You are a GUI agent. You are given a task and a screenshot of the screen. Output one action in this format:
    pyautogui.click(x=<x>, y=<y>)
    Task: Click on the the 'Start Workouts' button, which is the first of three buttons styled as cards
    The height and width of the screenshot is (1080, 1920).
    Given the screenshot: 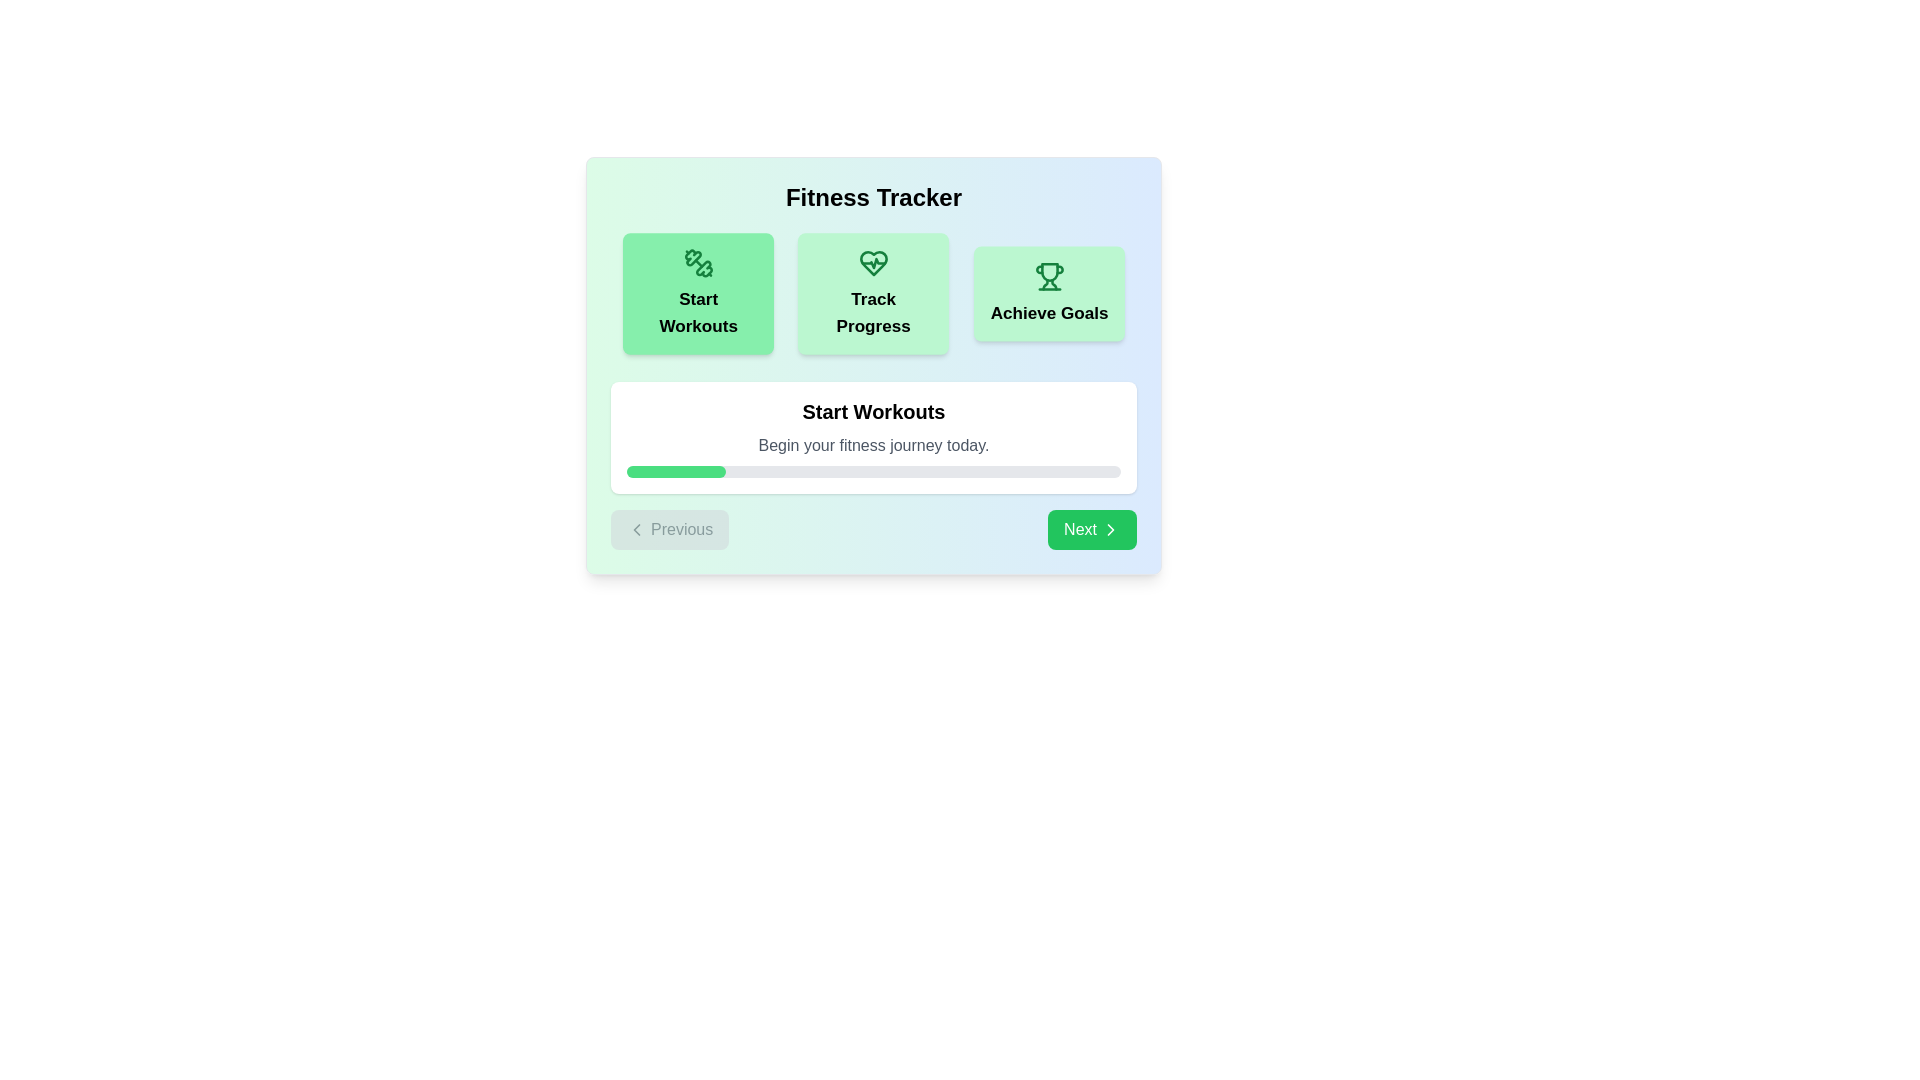 What is the action you would take?
    pyautogui.click(x=698, y=293)
    